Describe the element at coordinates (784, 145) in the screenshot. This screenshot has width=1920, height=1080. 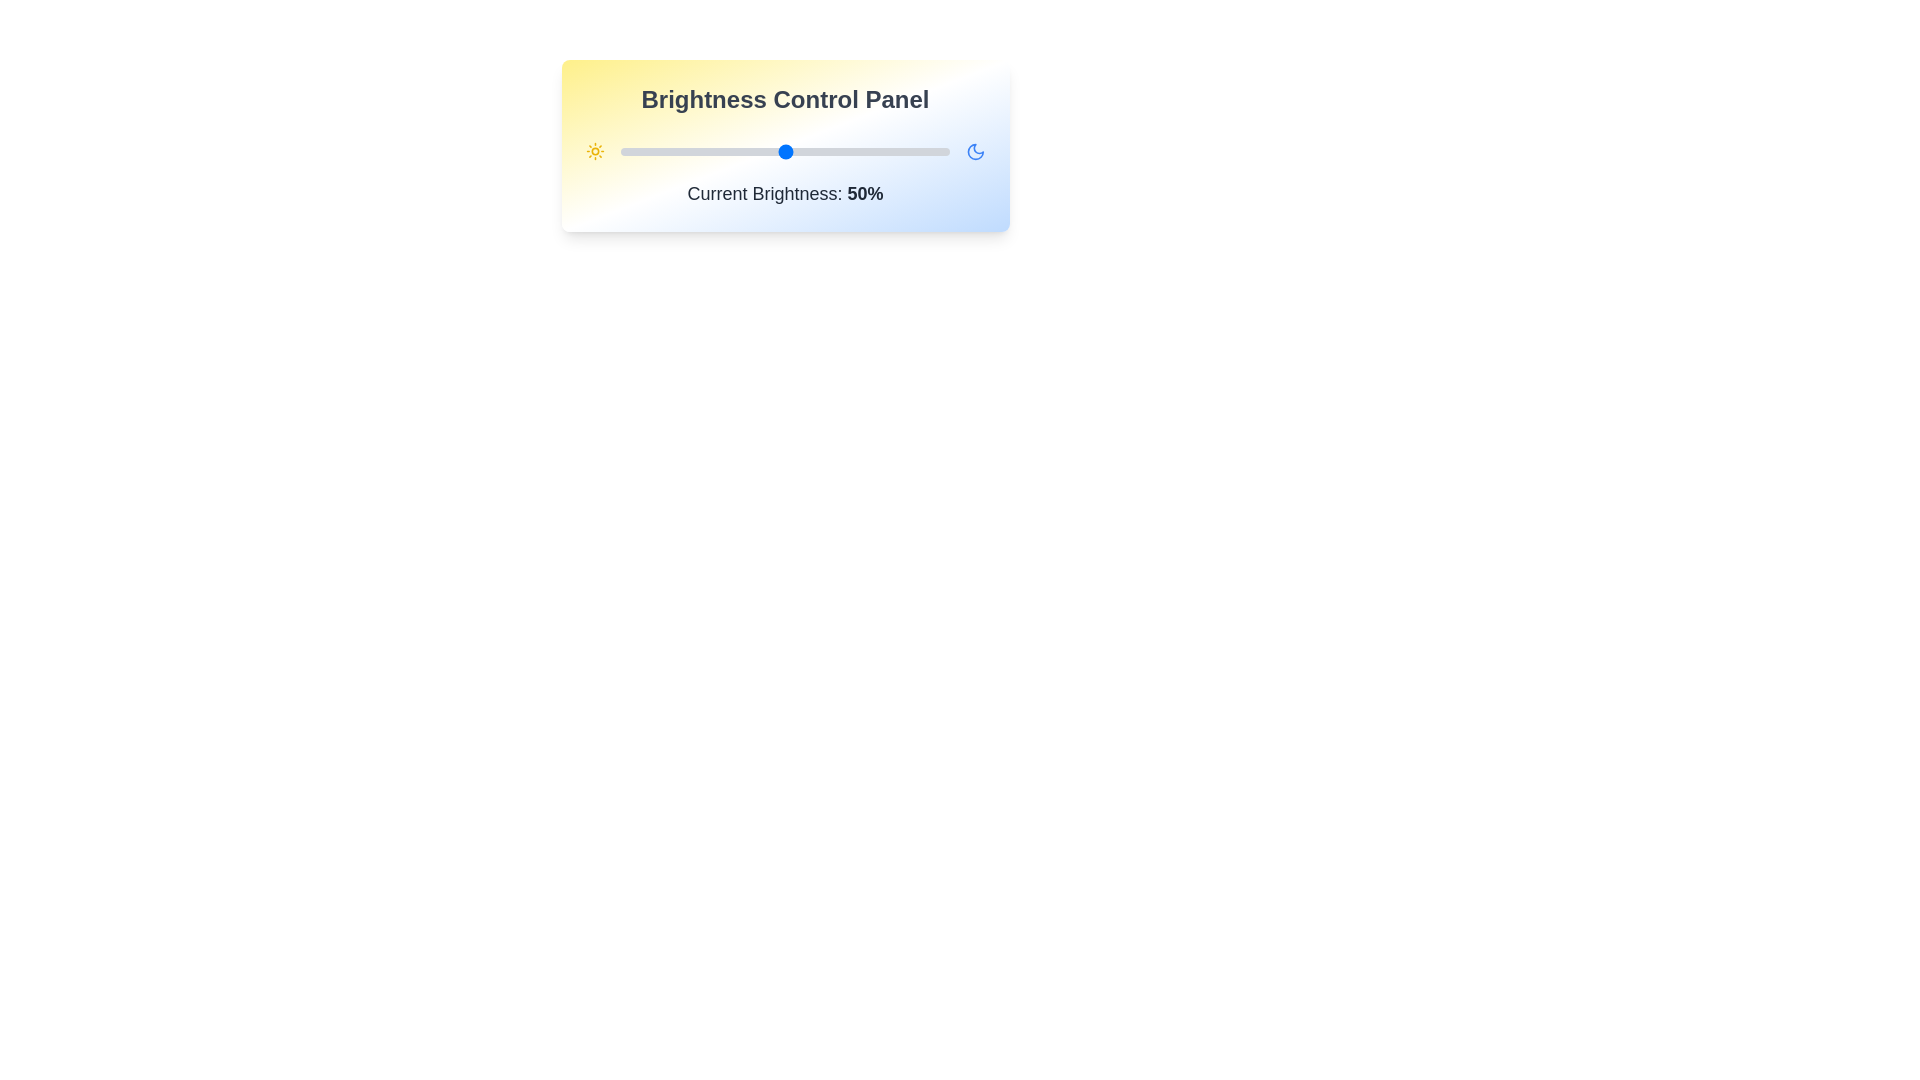
I see `displayed text 'Current Brightness: 50%' from the Control panel with a slider, which allows the user to adjust the brightness setting` at that location.